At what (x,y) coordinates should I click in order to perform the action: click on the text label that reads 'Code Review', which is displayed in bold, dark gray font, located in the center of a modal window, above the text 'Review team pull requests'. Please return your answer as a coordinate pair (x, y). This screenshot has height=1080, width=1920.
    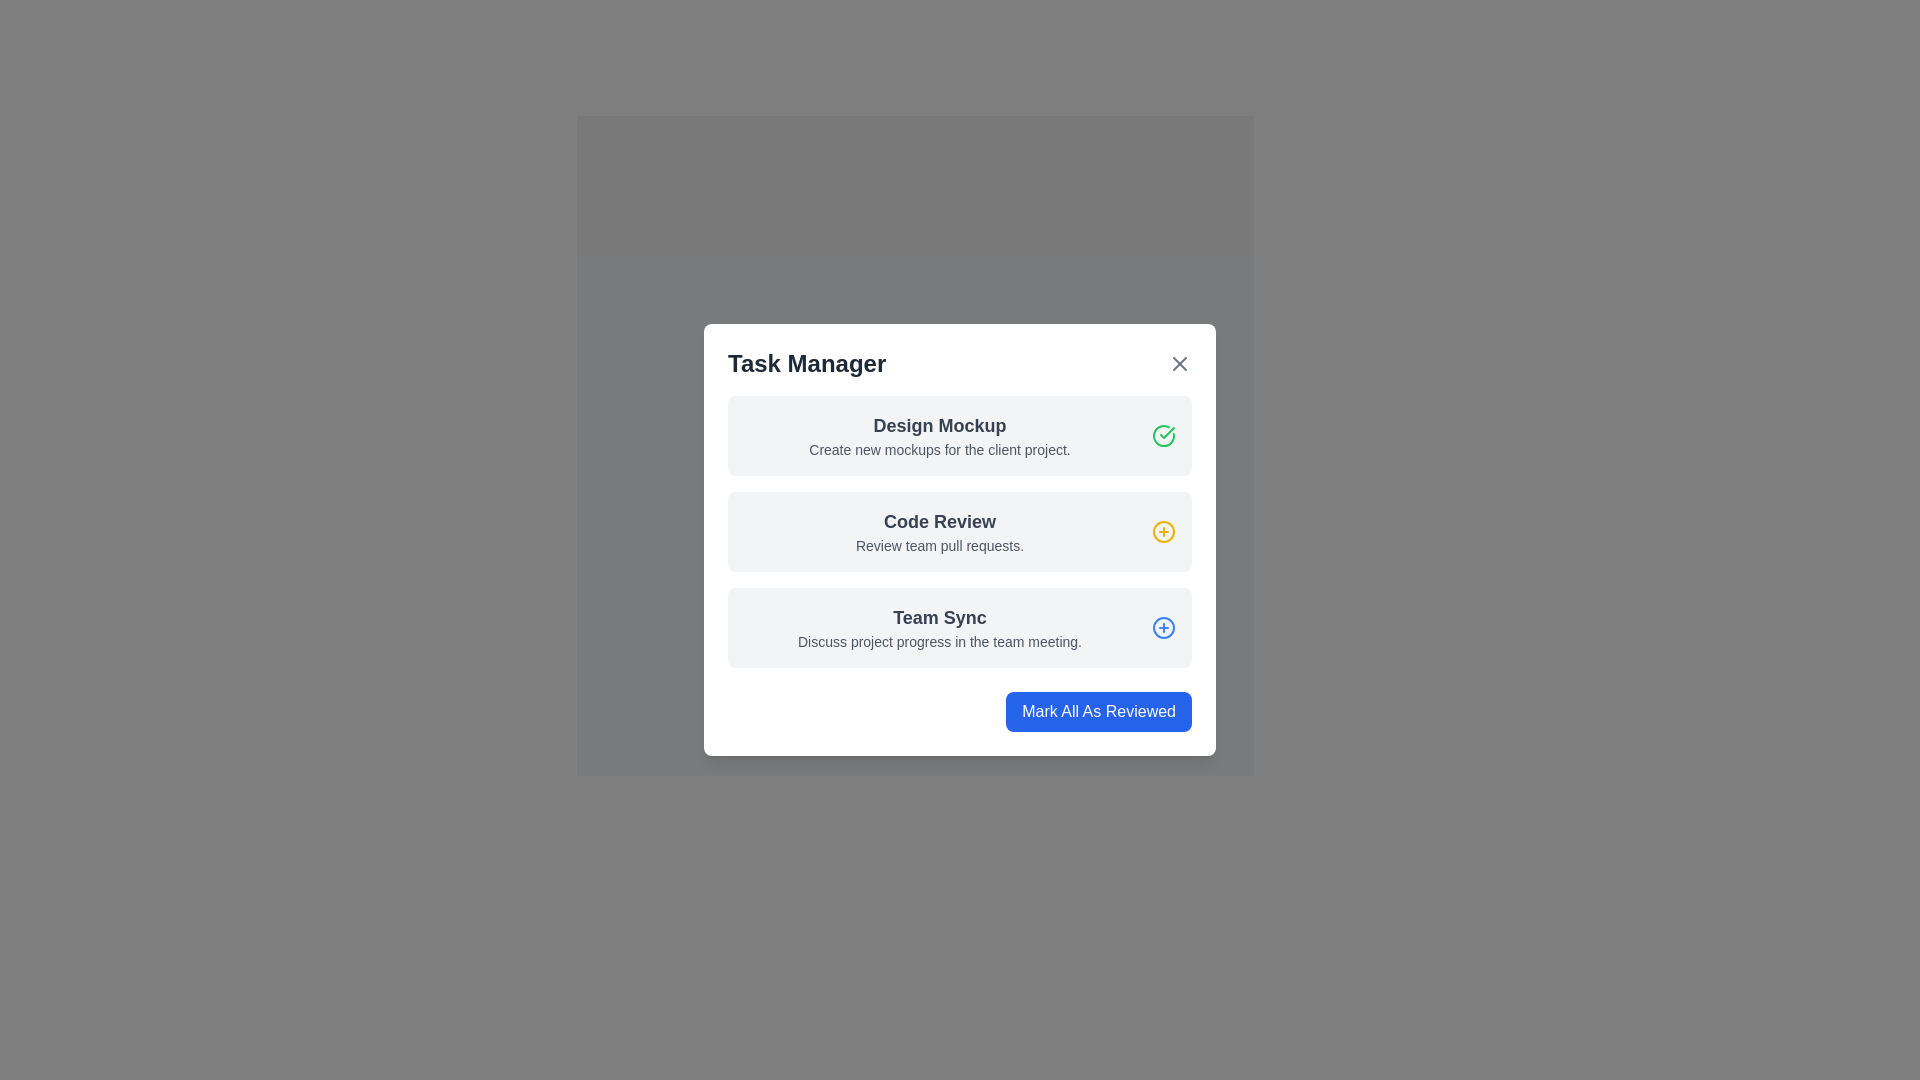
    Looking at the image, I should click on (939, 520).